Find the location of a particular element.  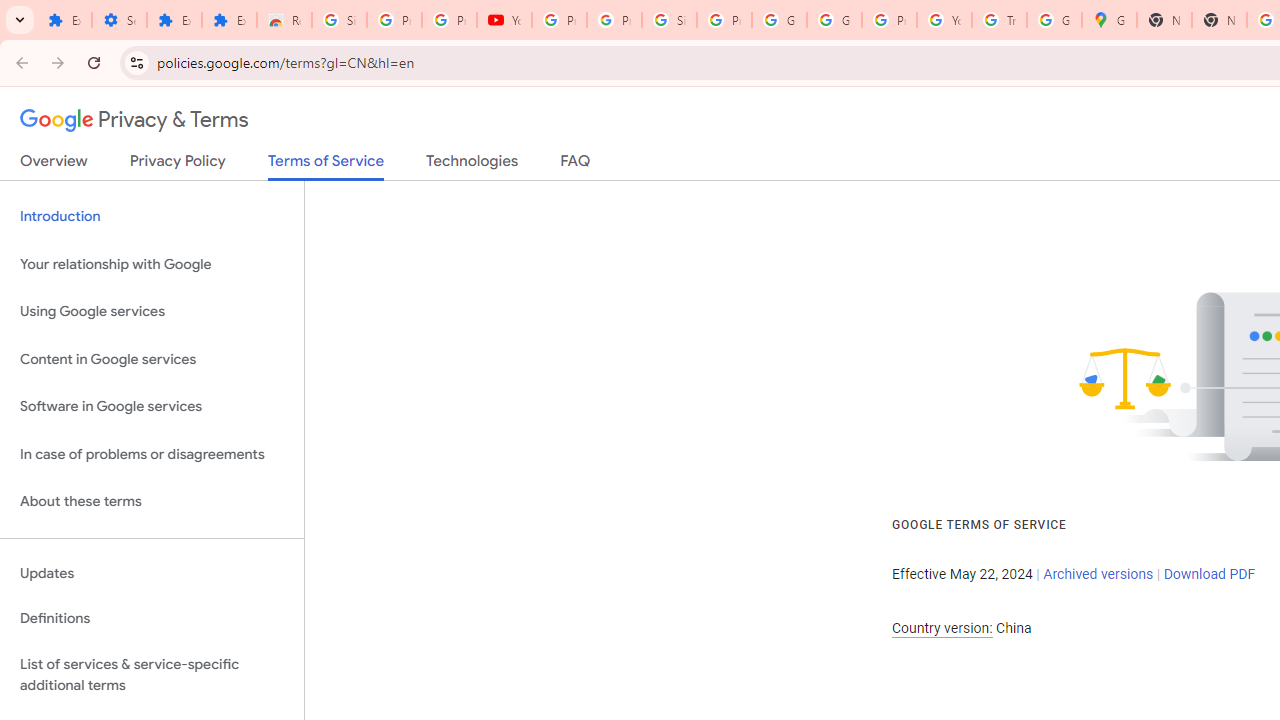

'New Tab' is located at coordinates (1218, 20).